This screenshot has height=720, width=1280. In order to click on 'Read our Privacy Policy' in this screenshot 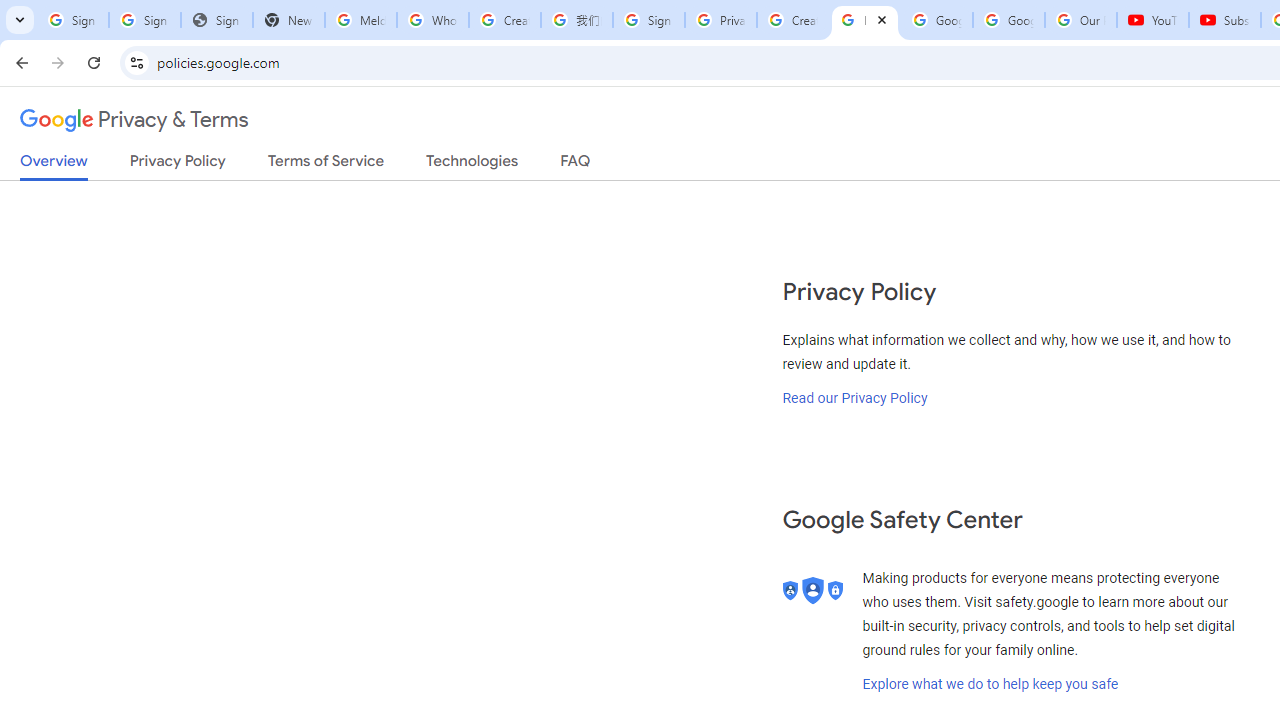, I will do `click(855, 397)`.